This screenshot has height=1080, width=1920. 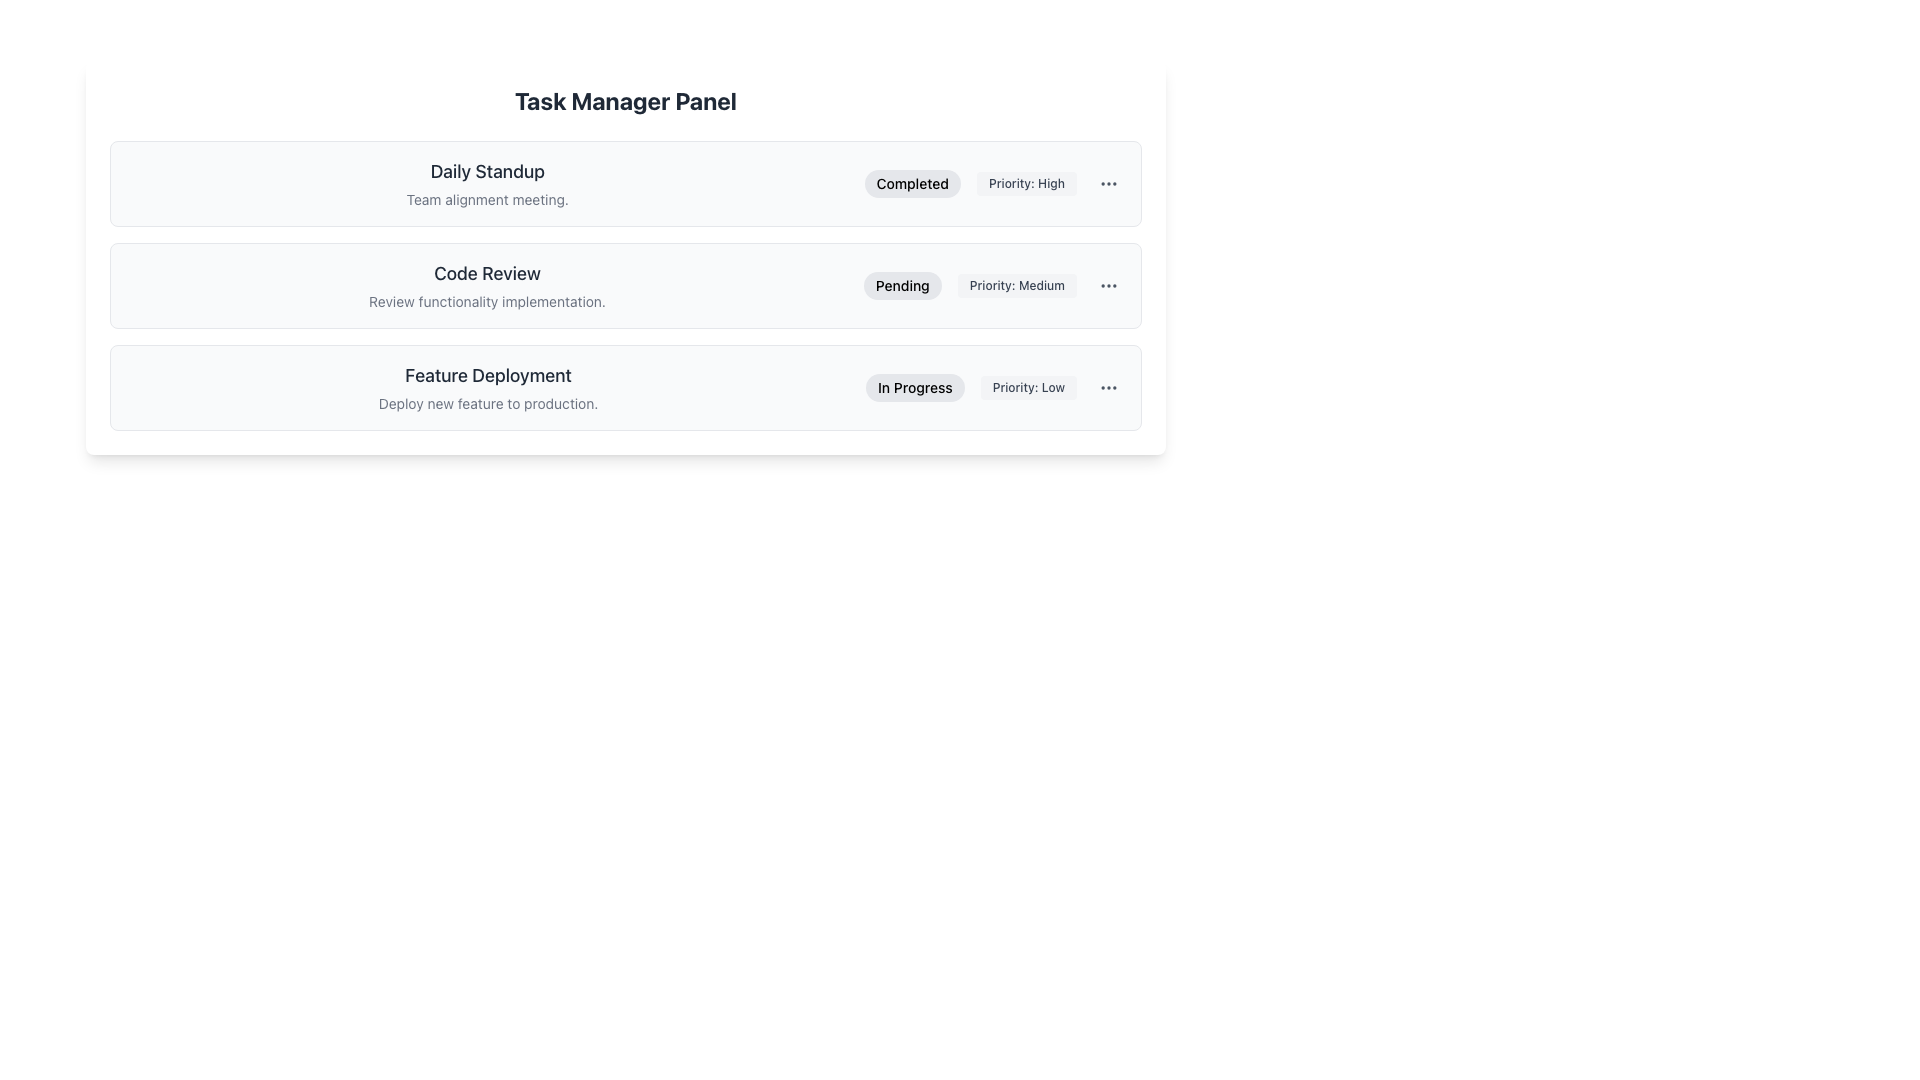 I want to click on the text label reading 'Review functionality implementation.' which is styled in gray, located beneath the heading 'Code Review' in the card section of the interface, so click(x=487, y=301).